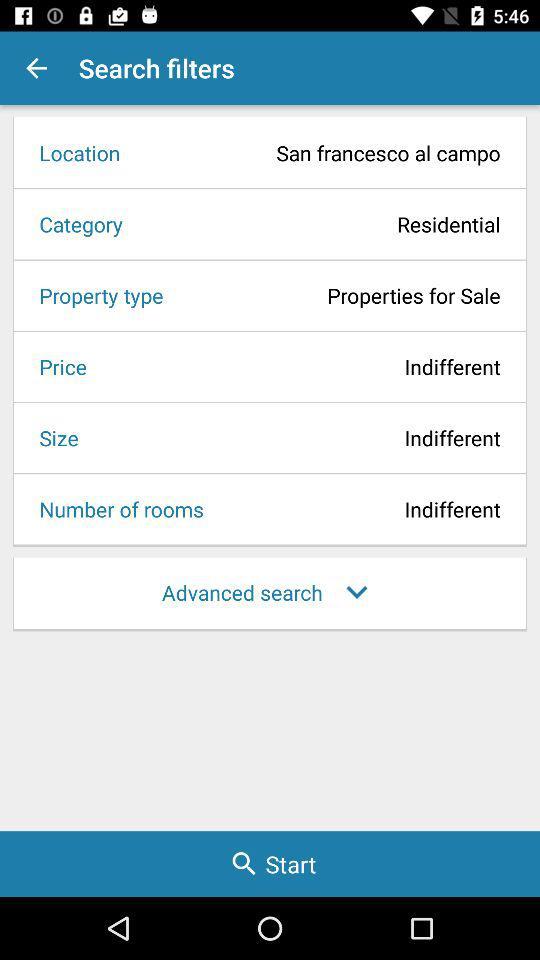 This screenshot has width=540, height=960. I want to click on properties for sale item, so click(337, 294).